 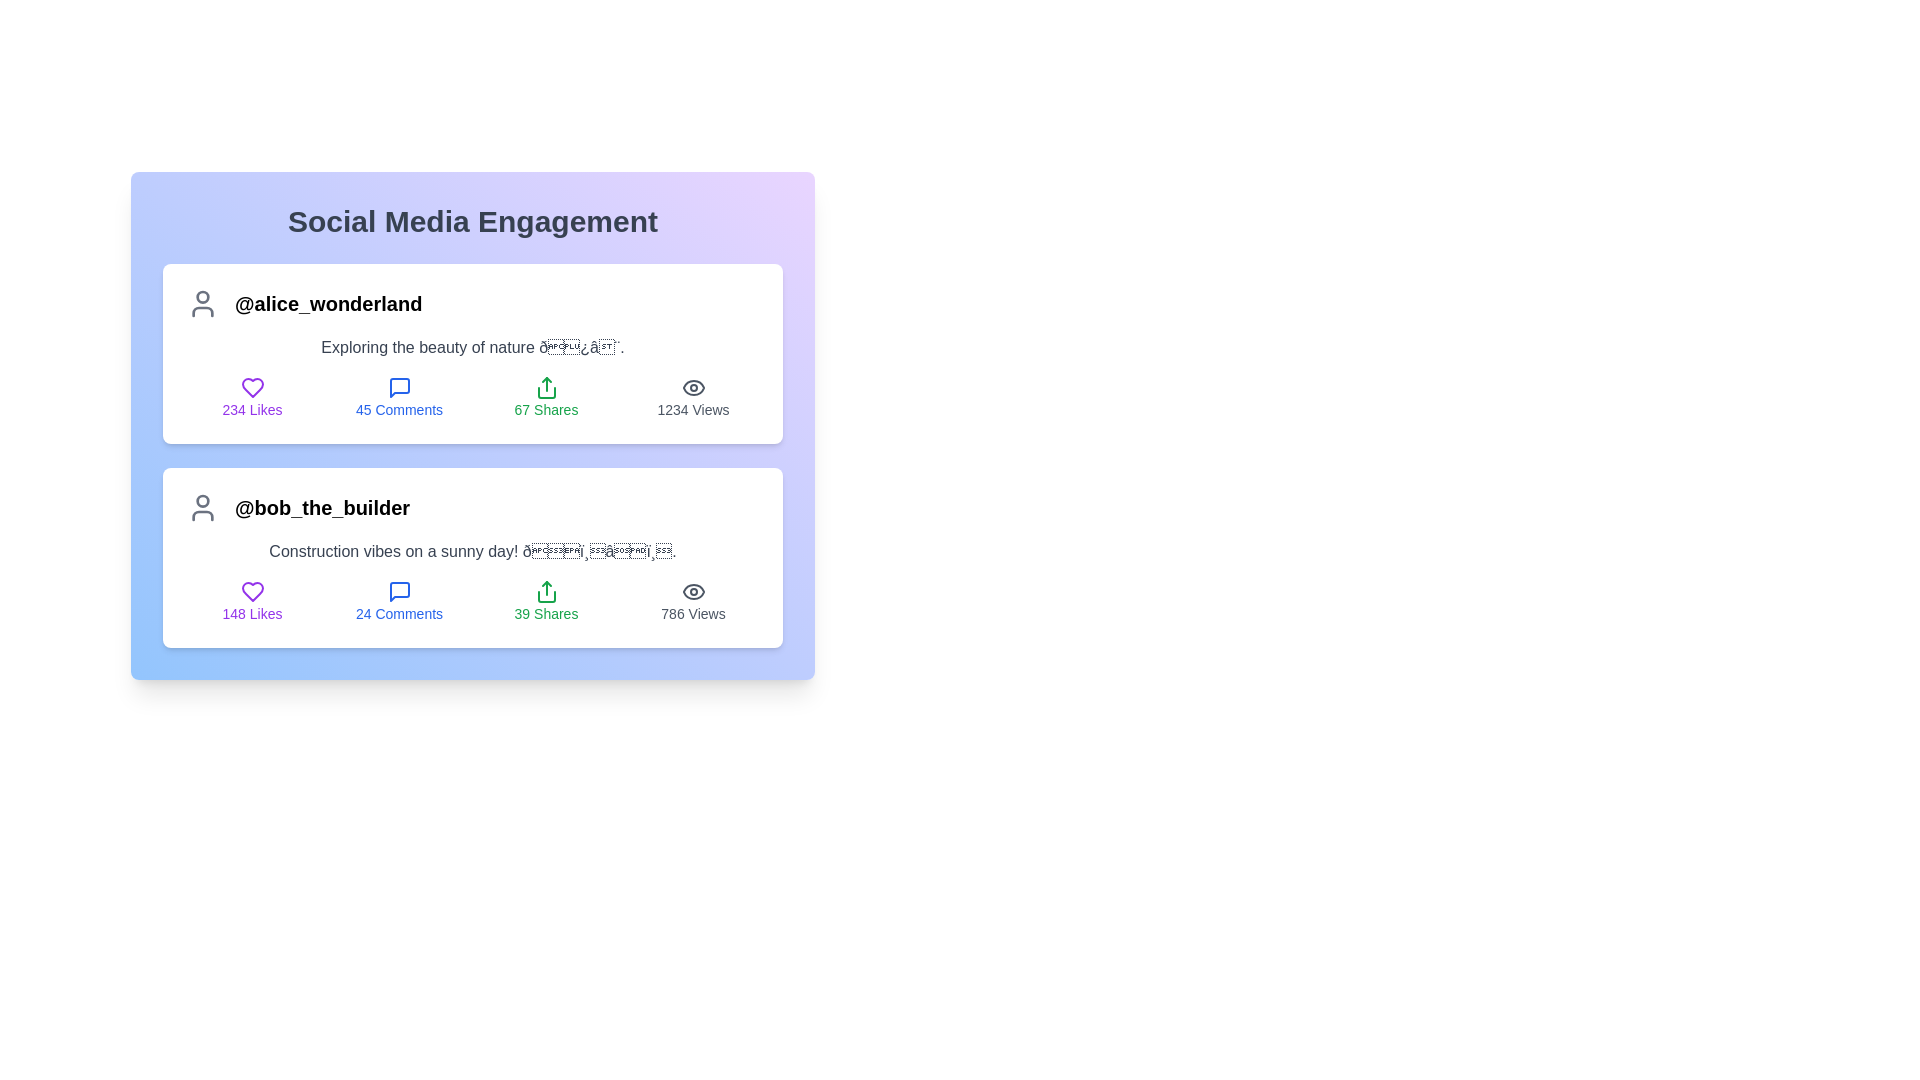 What do you see at coordinates (202, 304) in the screenshot?
I see `the user profile icon for '@alice_wonderland', which is located on the far-left side of the user profile section` at bounding box center [202, 304].